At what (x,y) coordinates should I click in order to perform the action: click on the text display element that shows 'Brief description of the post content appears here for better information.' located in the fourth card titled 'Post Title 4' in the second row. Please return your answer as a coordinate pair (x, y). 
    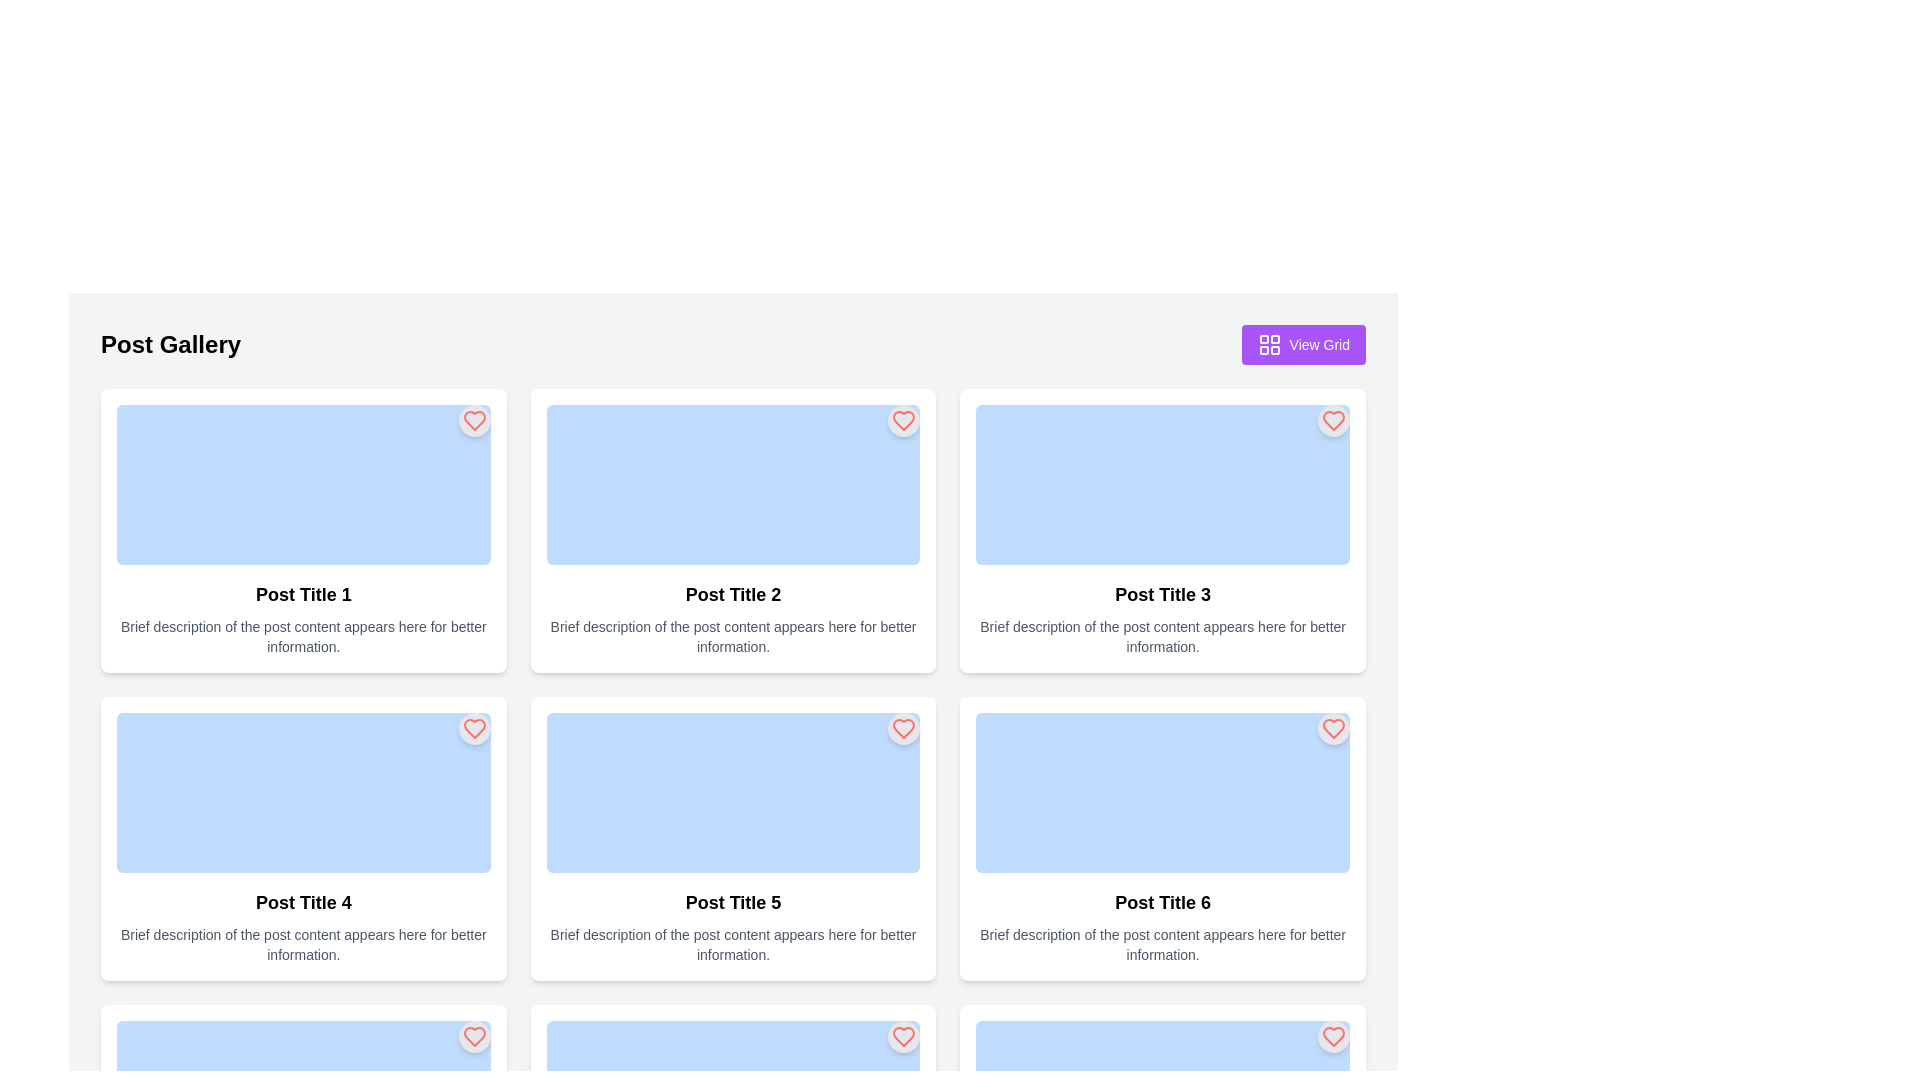
    Looking at the image, I should click on (302, 945).